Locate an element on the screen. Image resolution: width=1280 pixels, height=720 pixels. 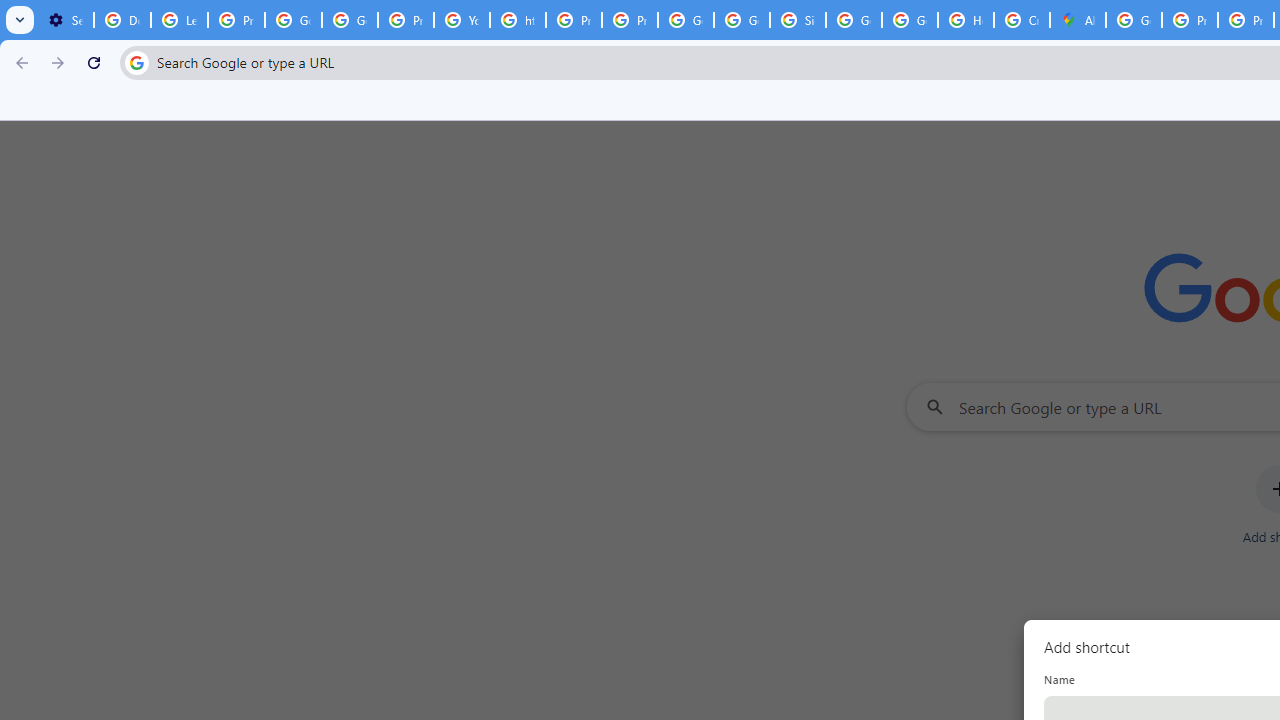
'Settings - On startup' is located at coordinates (65, 20).